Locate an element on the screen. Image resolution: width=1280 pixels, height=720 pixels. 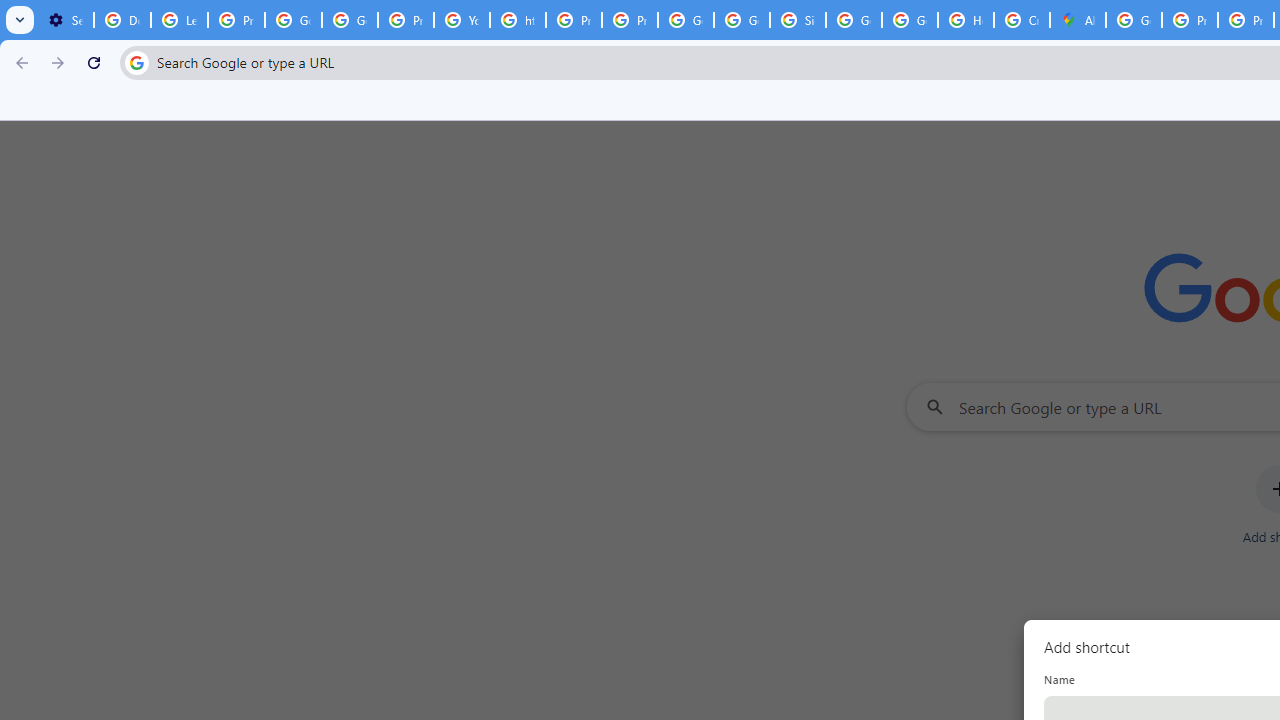
'Settings - On startup' is located at coordinates (65, 20).